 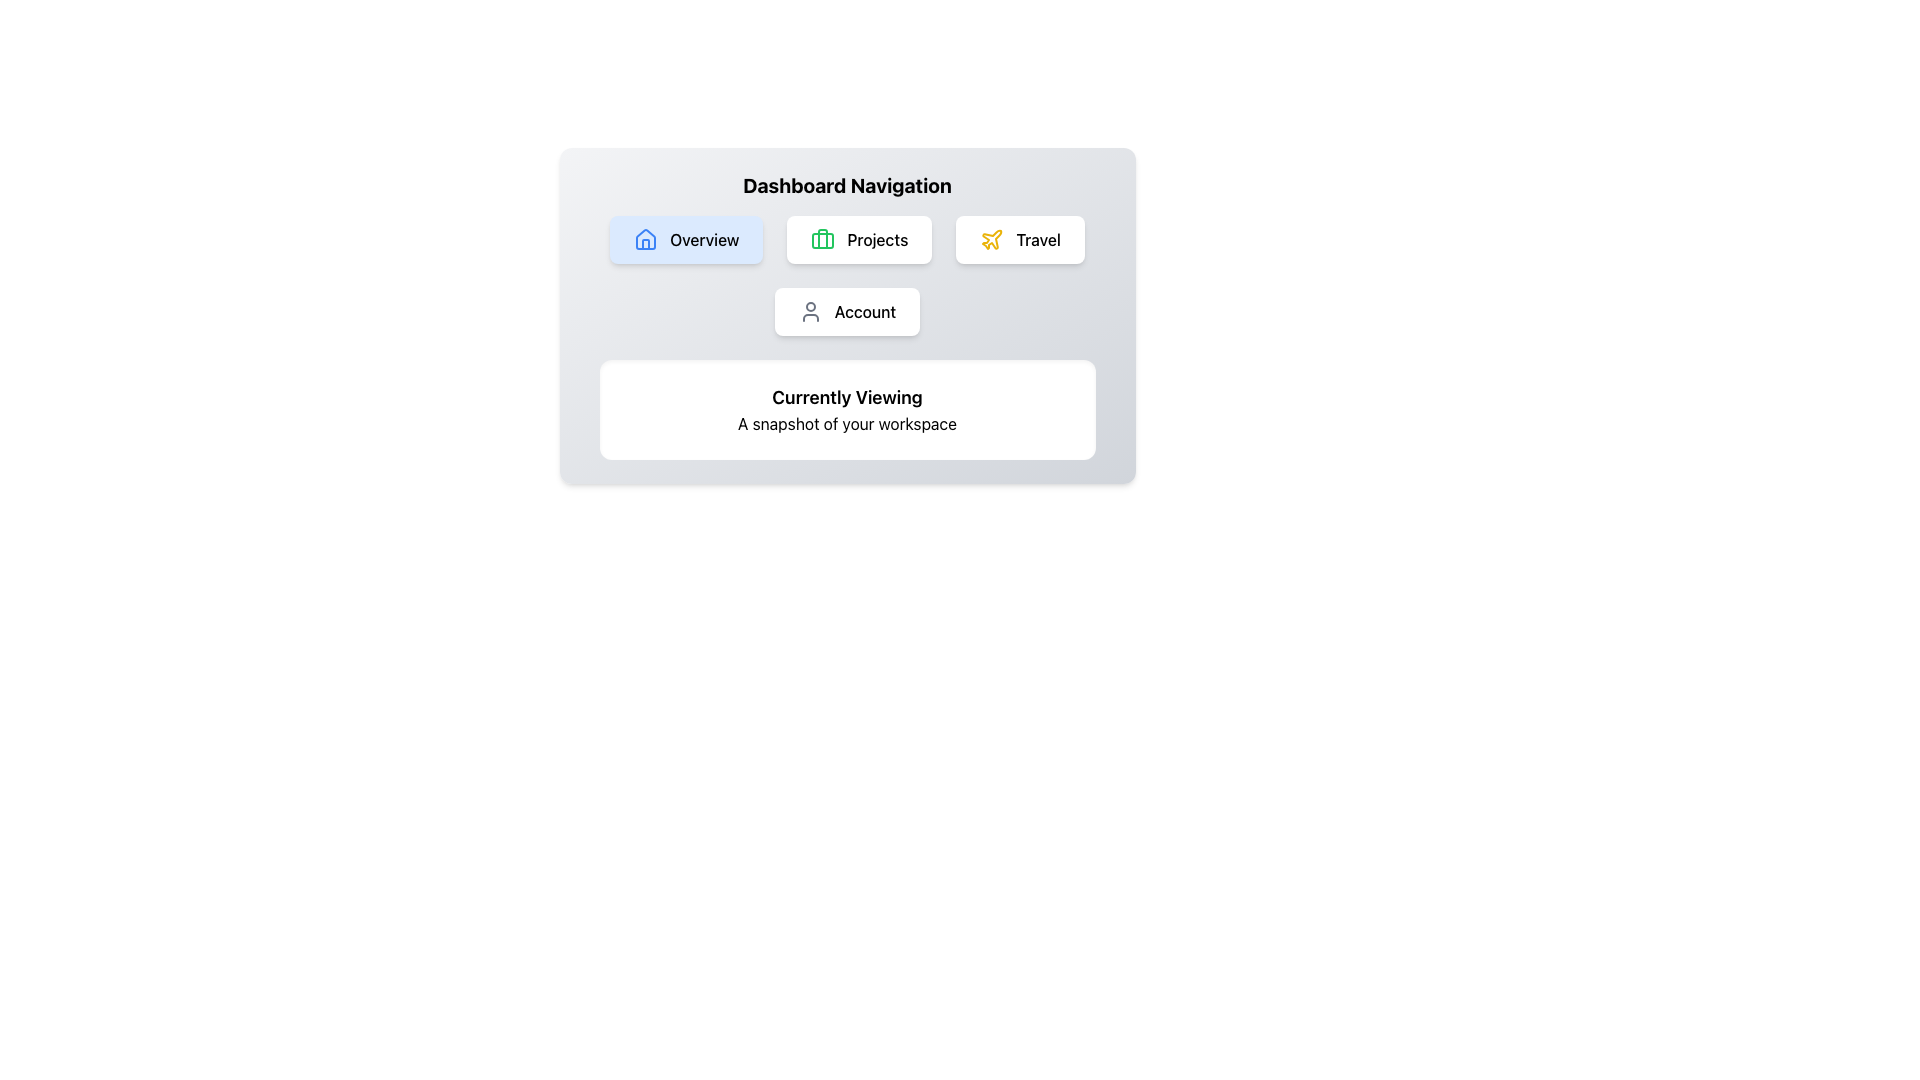 What do you see at coordinates (646, 238) in the screenshot?
I see `the compact and stylized house icon located in the leftmost navigation button labeled 'Overview' in the 'Dashboard Navigation' section` at bounding box center [646, 238].